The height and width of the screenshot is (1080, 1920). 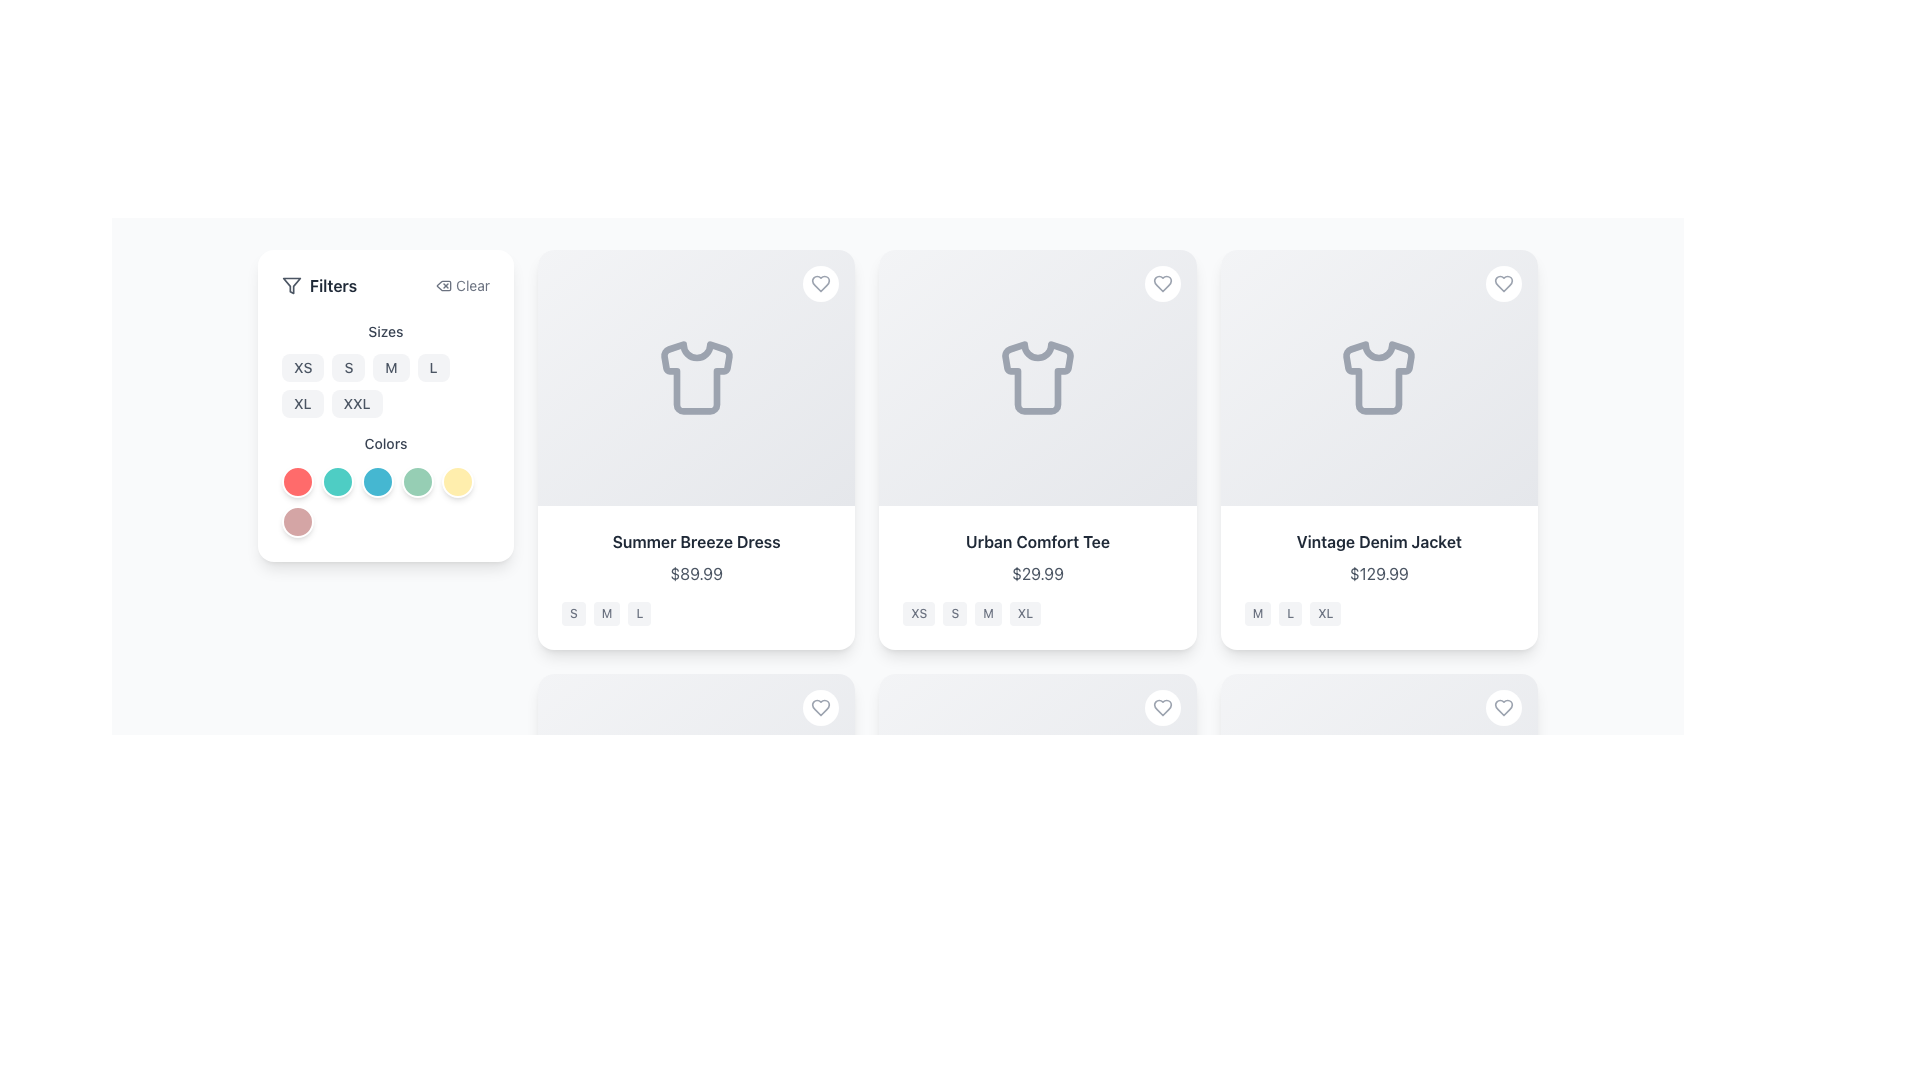 What do you see at coordinates (318, 285) in the screenshot?
I see `the 'Filters' label with the funnel icon on the top-left side of the filter panel to focus on filter options` at bounding box center [318, 285].